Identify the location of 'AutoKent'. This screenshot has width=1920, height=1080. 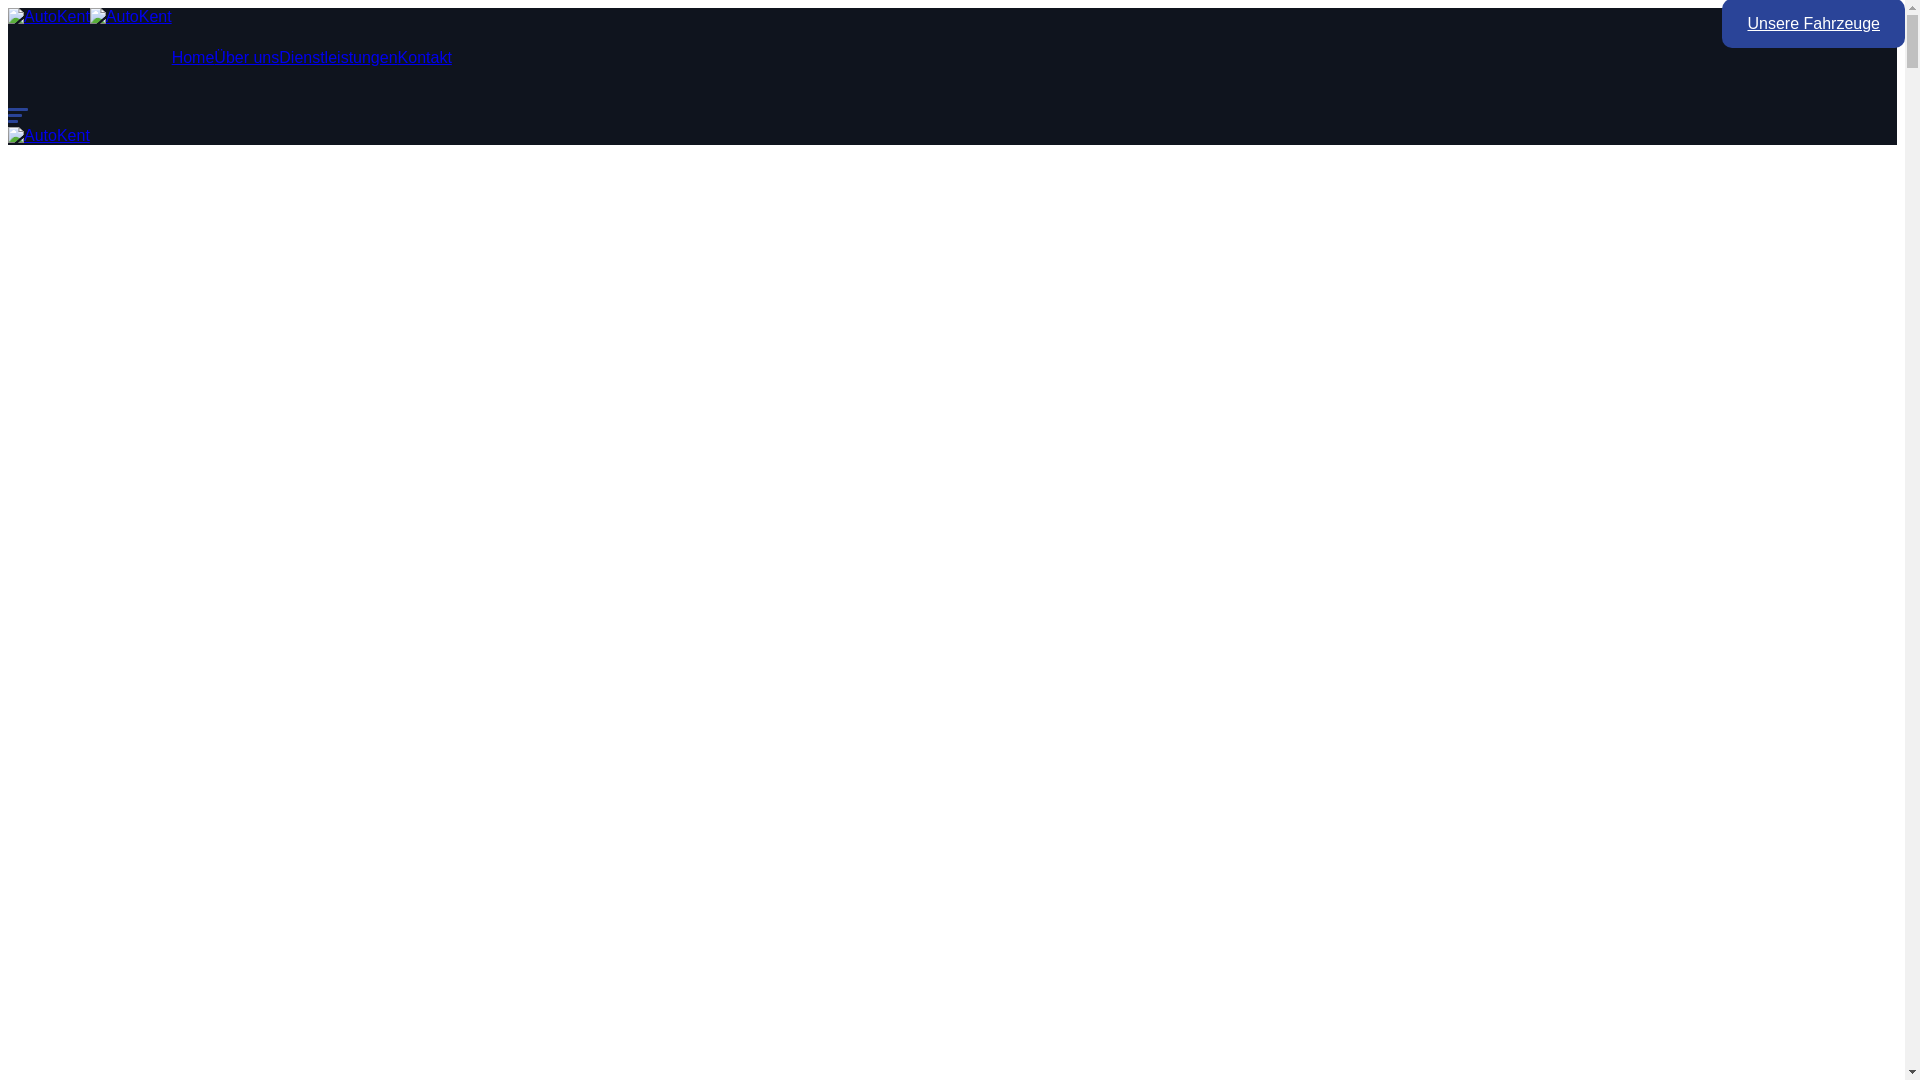
(8, 135).